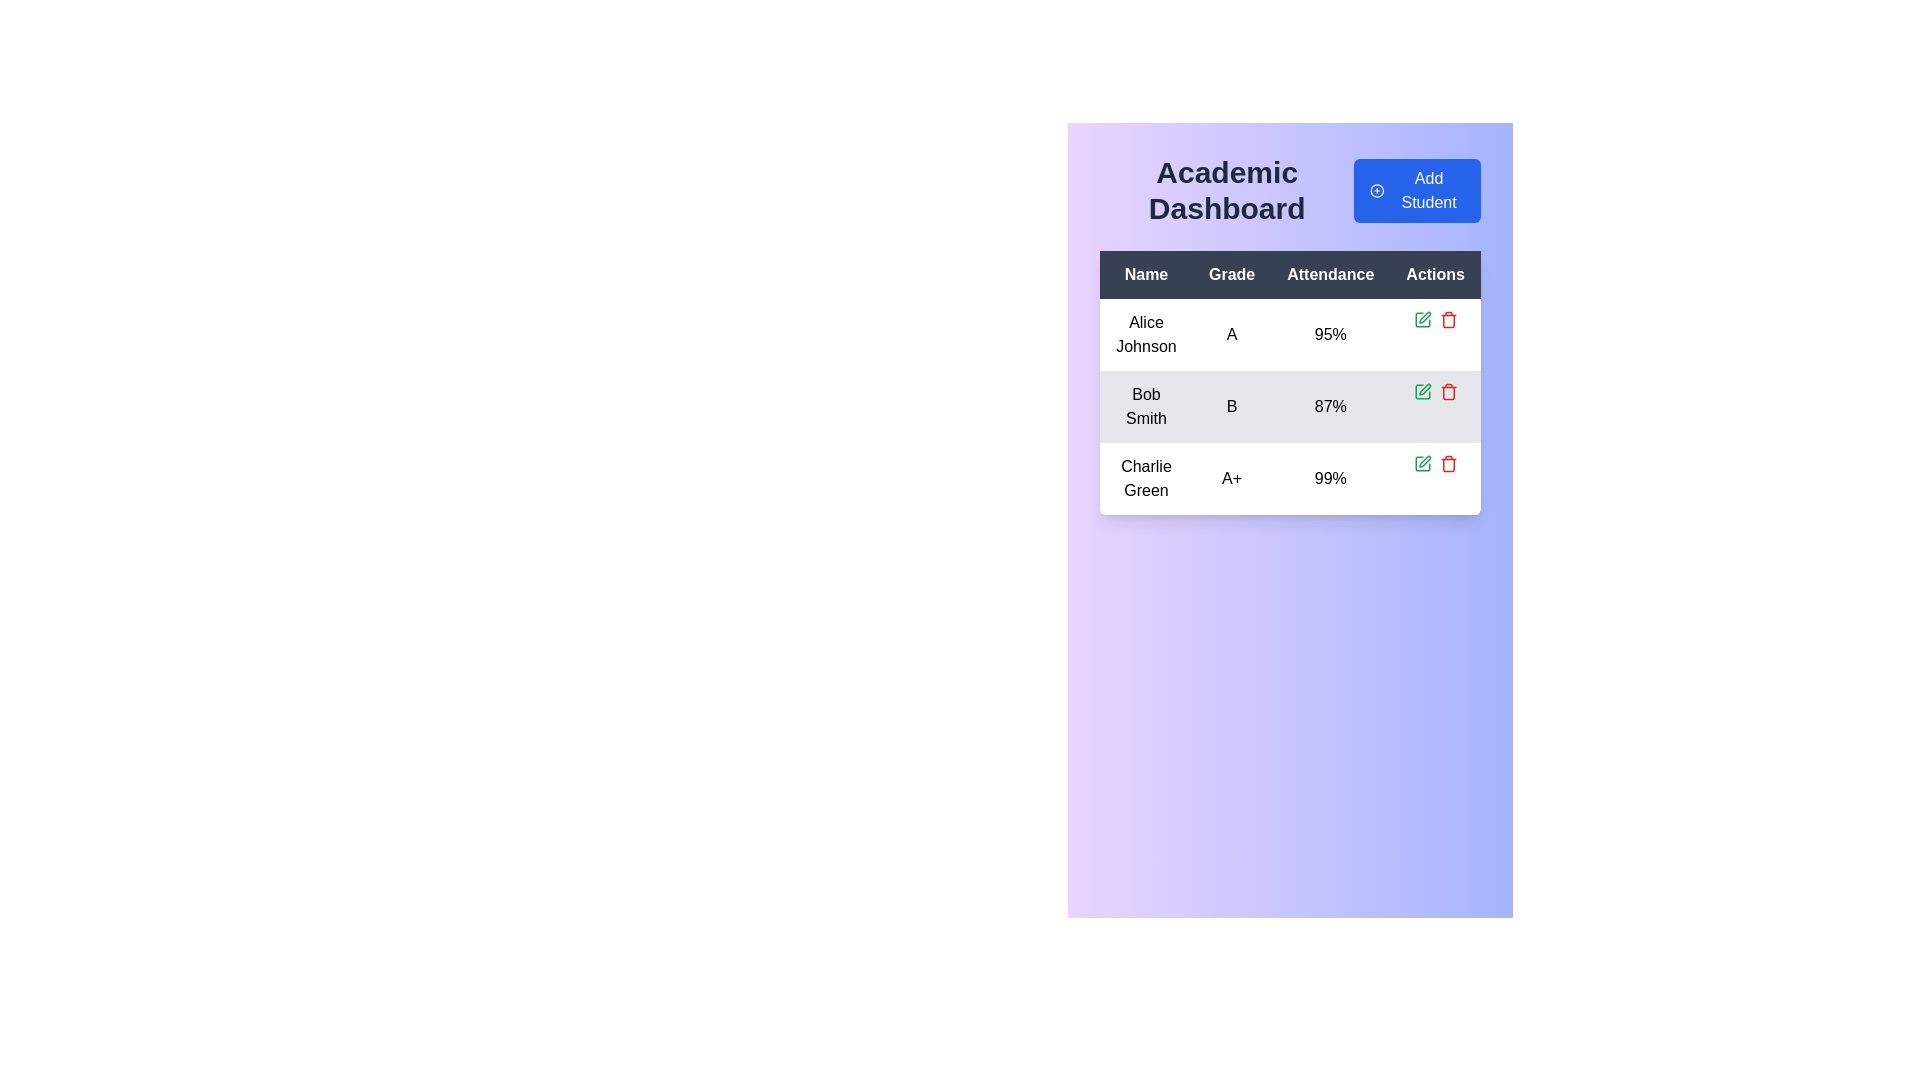  What do you see at coordinates (1290, 274) in the screenshot?
I see `the Table Header Row which contains the labels 'Name', 'Grade', 'Attendance', and 'Actions'` at bounding box center [1290, 274].